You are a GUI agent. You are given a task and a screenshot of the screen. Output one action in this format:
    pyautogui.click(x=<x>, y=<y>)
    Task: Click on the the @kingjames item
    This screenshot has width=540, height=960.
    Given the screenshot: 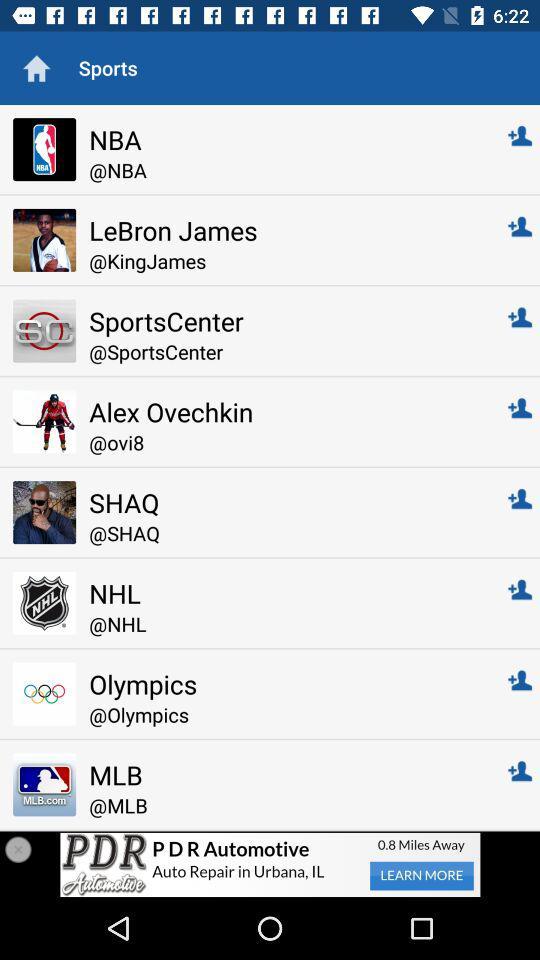 What is the action you would take?
    pyautogui.click(x=284, y=260)
    